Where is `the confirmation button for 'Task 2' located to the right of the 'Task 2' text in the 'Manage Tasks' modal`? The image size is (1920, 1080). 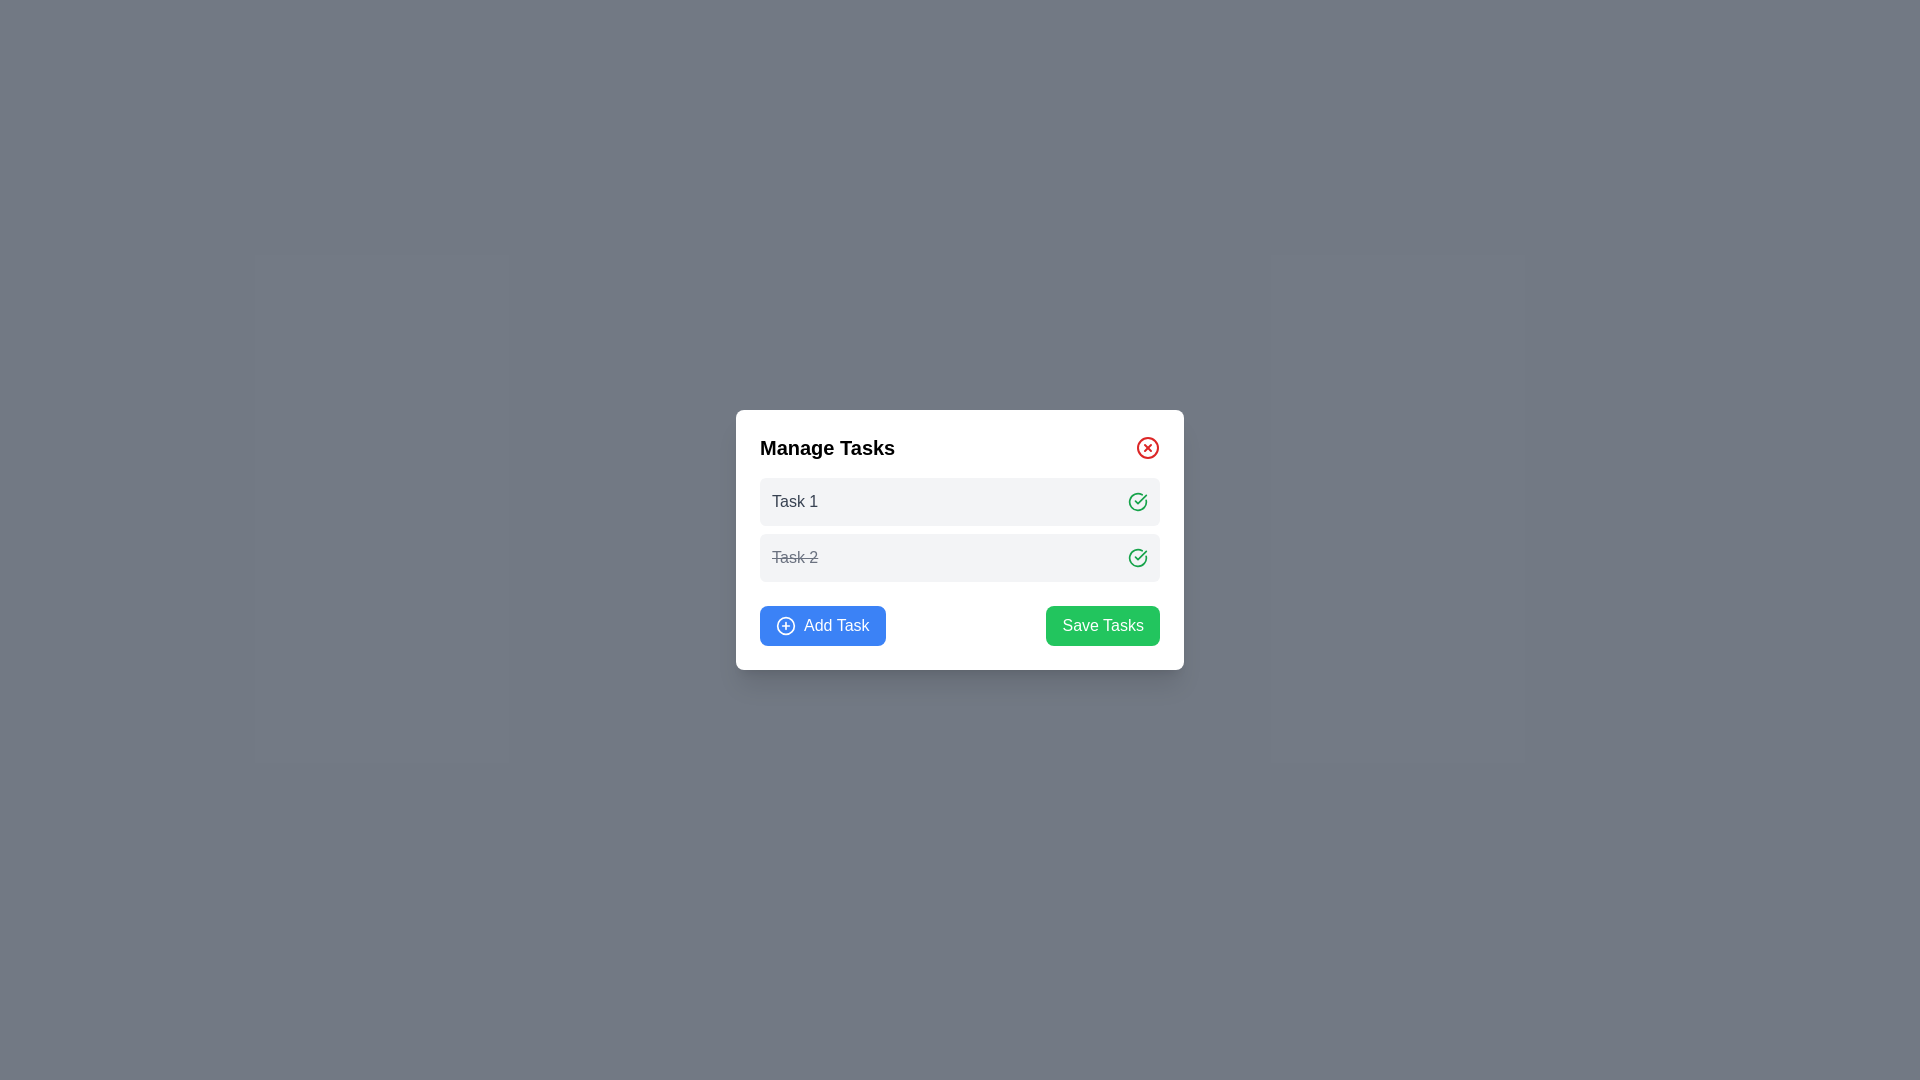
the confirmation button for 'Task 2' located to the right of the 'Task 2' text in the 'Manage Tasks' modal is located at coordinates (1137, 500).